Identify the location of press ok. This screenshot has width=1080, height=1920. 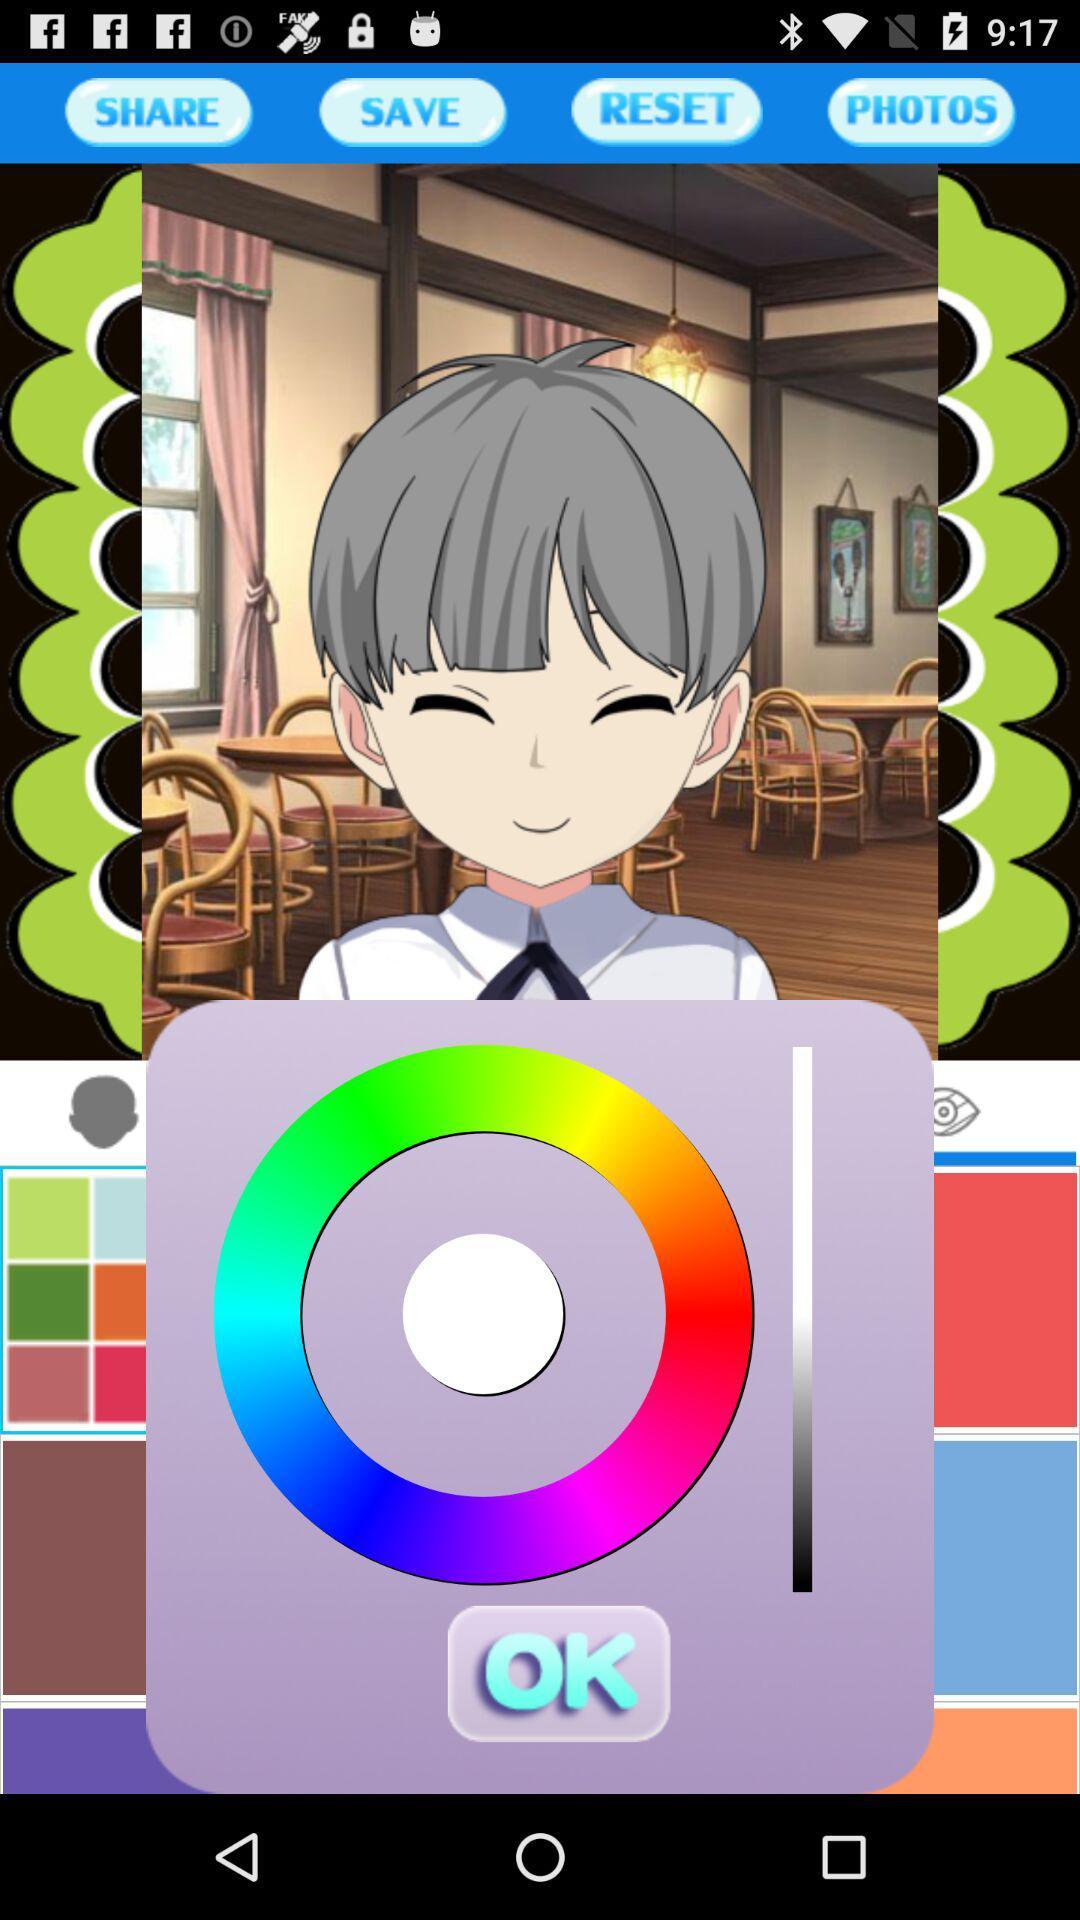
(559, 1674).